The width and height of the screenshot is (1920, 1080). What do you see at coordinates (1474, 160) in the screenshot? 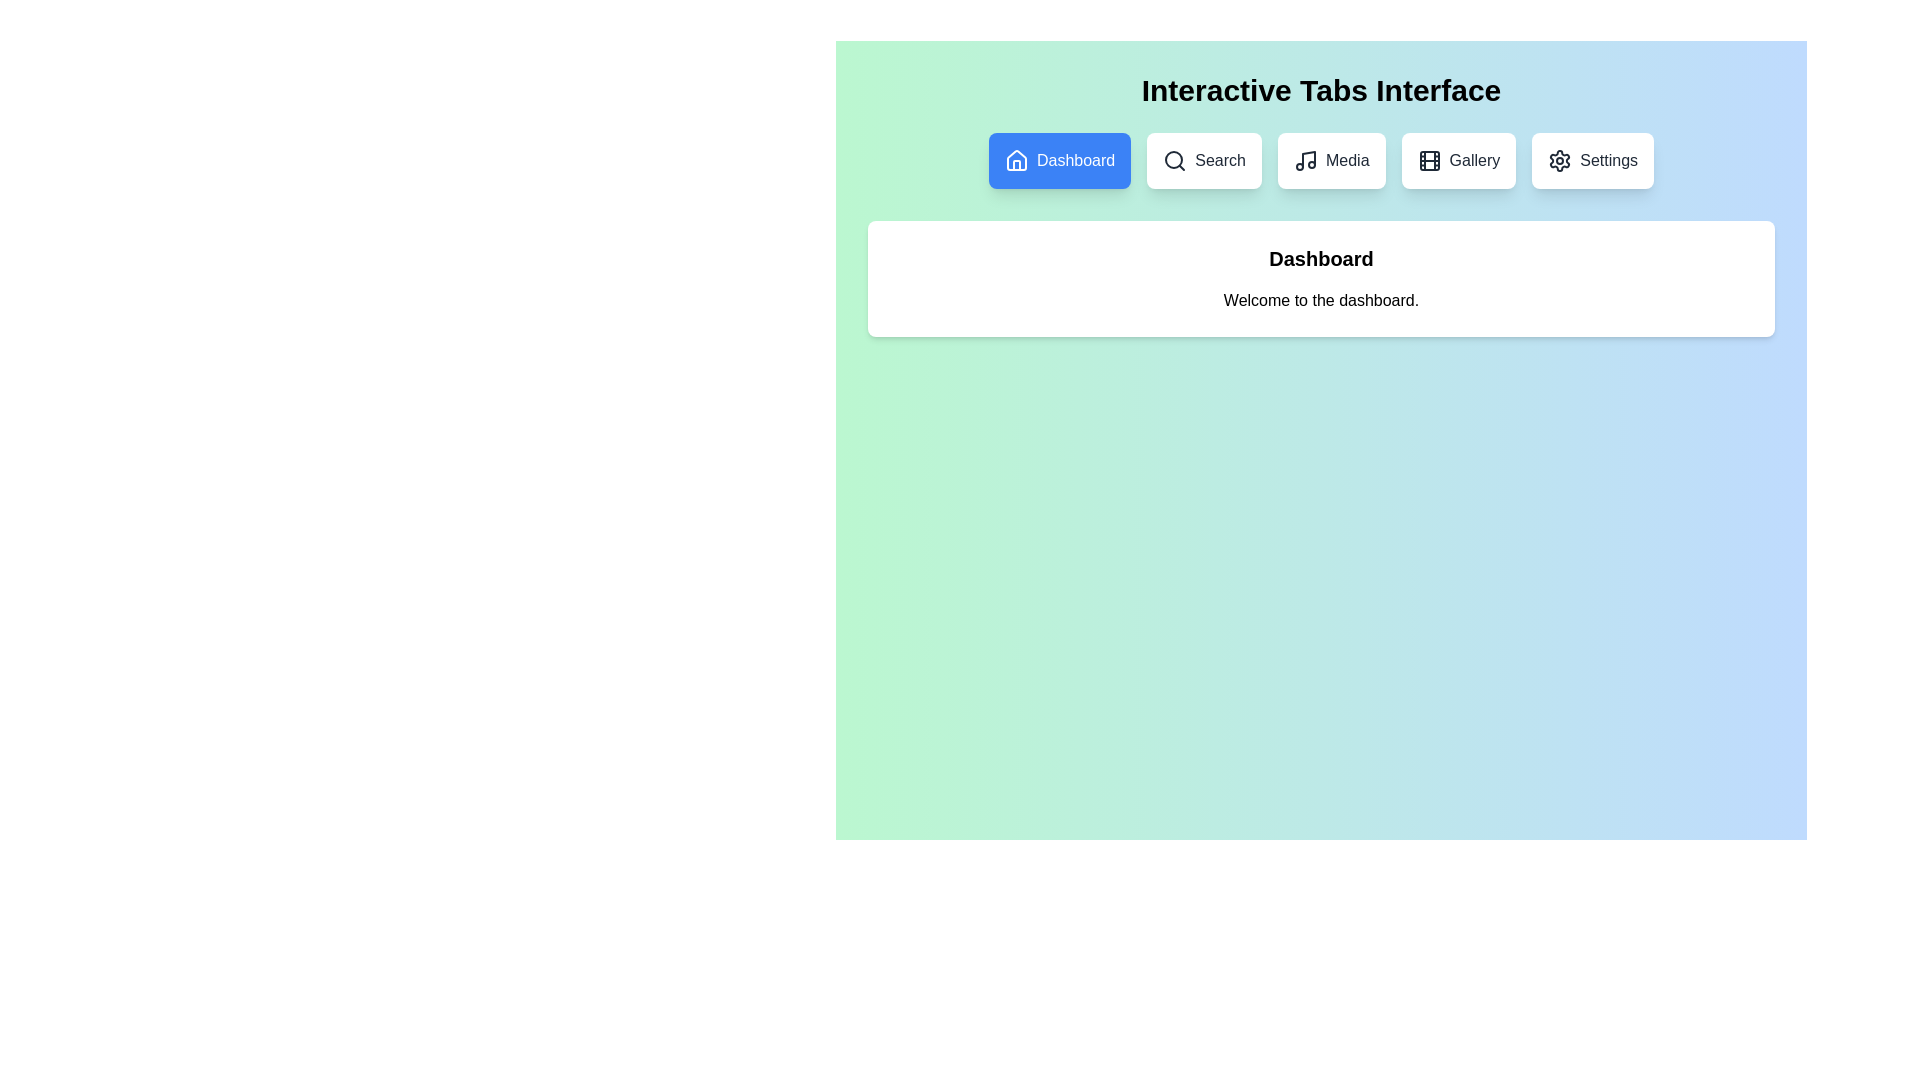
I see `the 'Gallery' text label within the navigation tab button that indicates the function of accessing the gallery section` at bounding box center [1474, 160].